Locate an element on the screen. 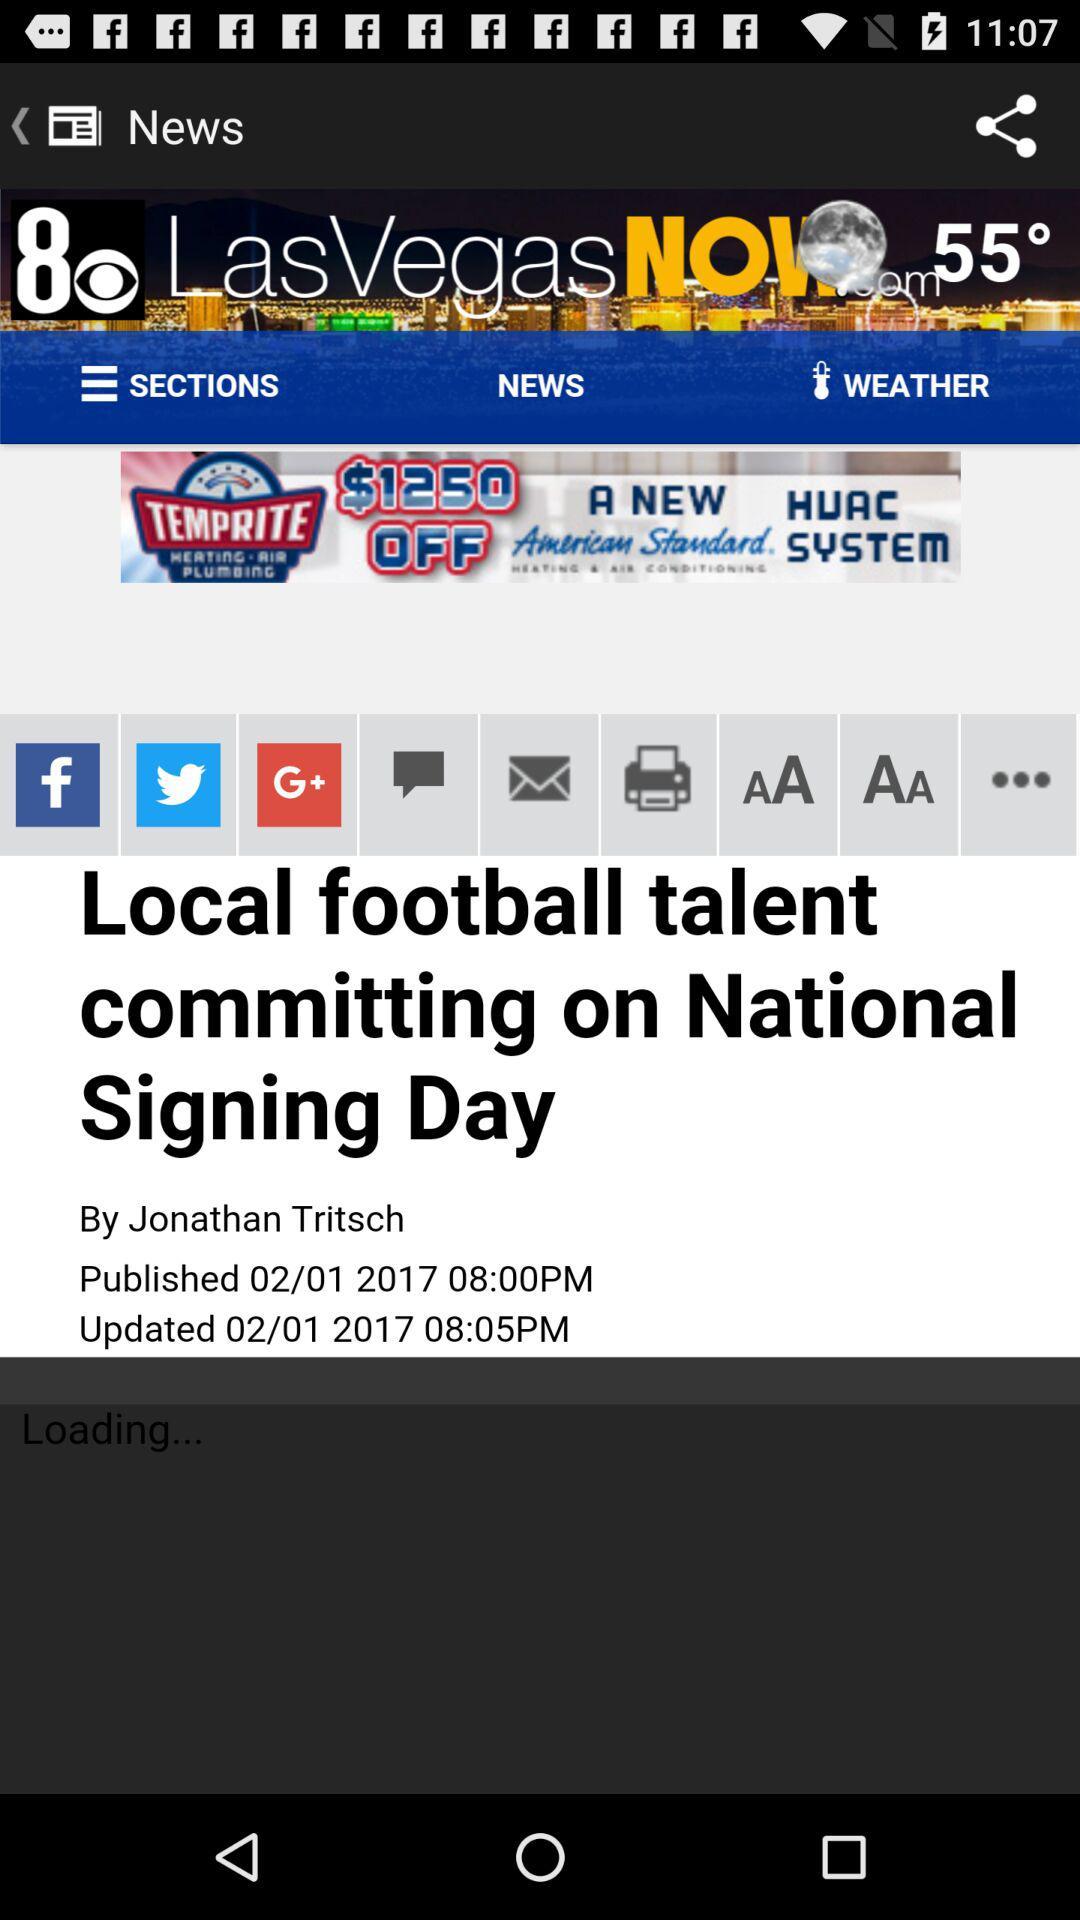 Image resolution: width=1080 pixels, height=1920 pixels. screen dislay is located at coordinates (540, 991).